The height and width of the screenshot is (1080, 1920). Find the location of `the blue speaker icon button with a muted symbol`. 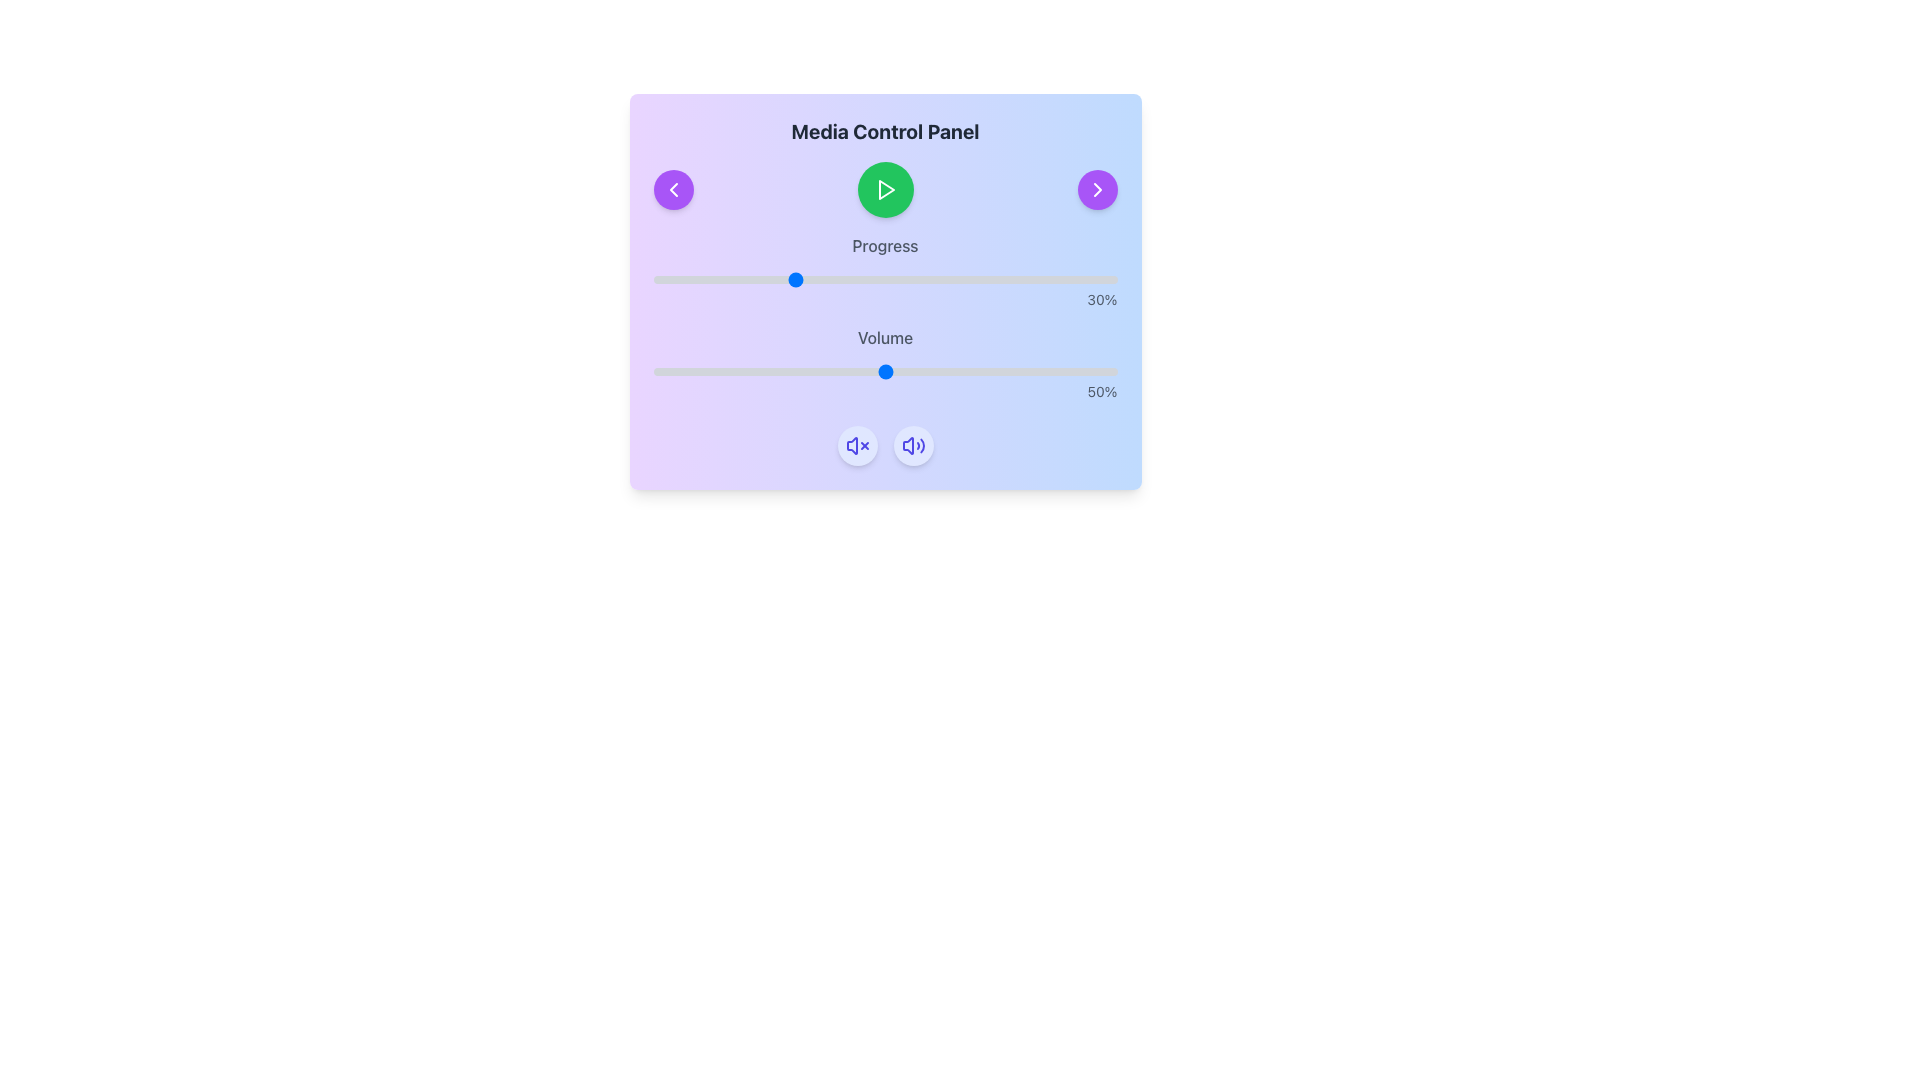

the blue speaker icon button with a muted symbol is located at coordinates (857, 445).